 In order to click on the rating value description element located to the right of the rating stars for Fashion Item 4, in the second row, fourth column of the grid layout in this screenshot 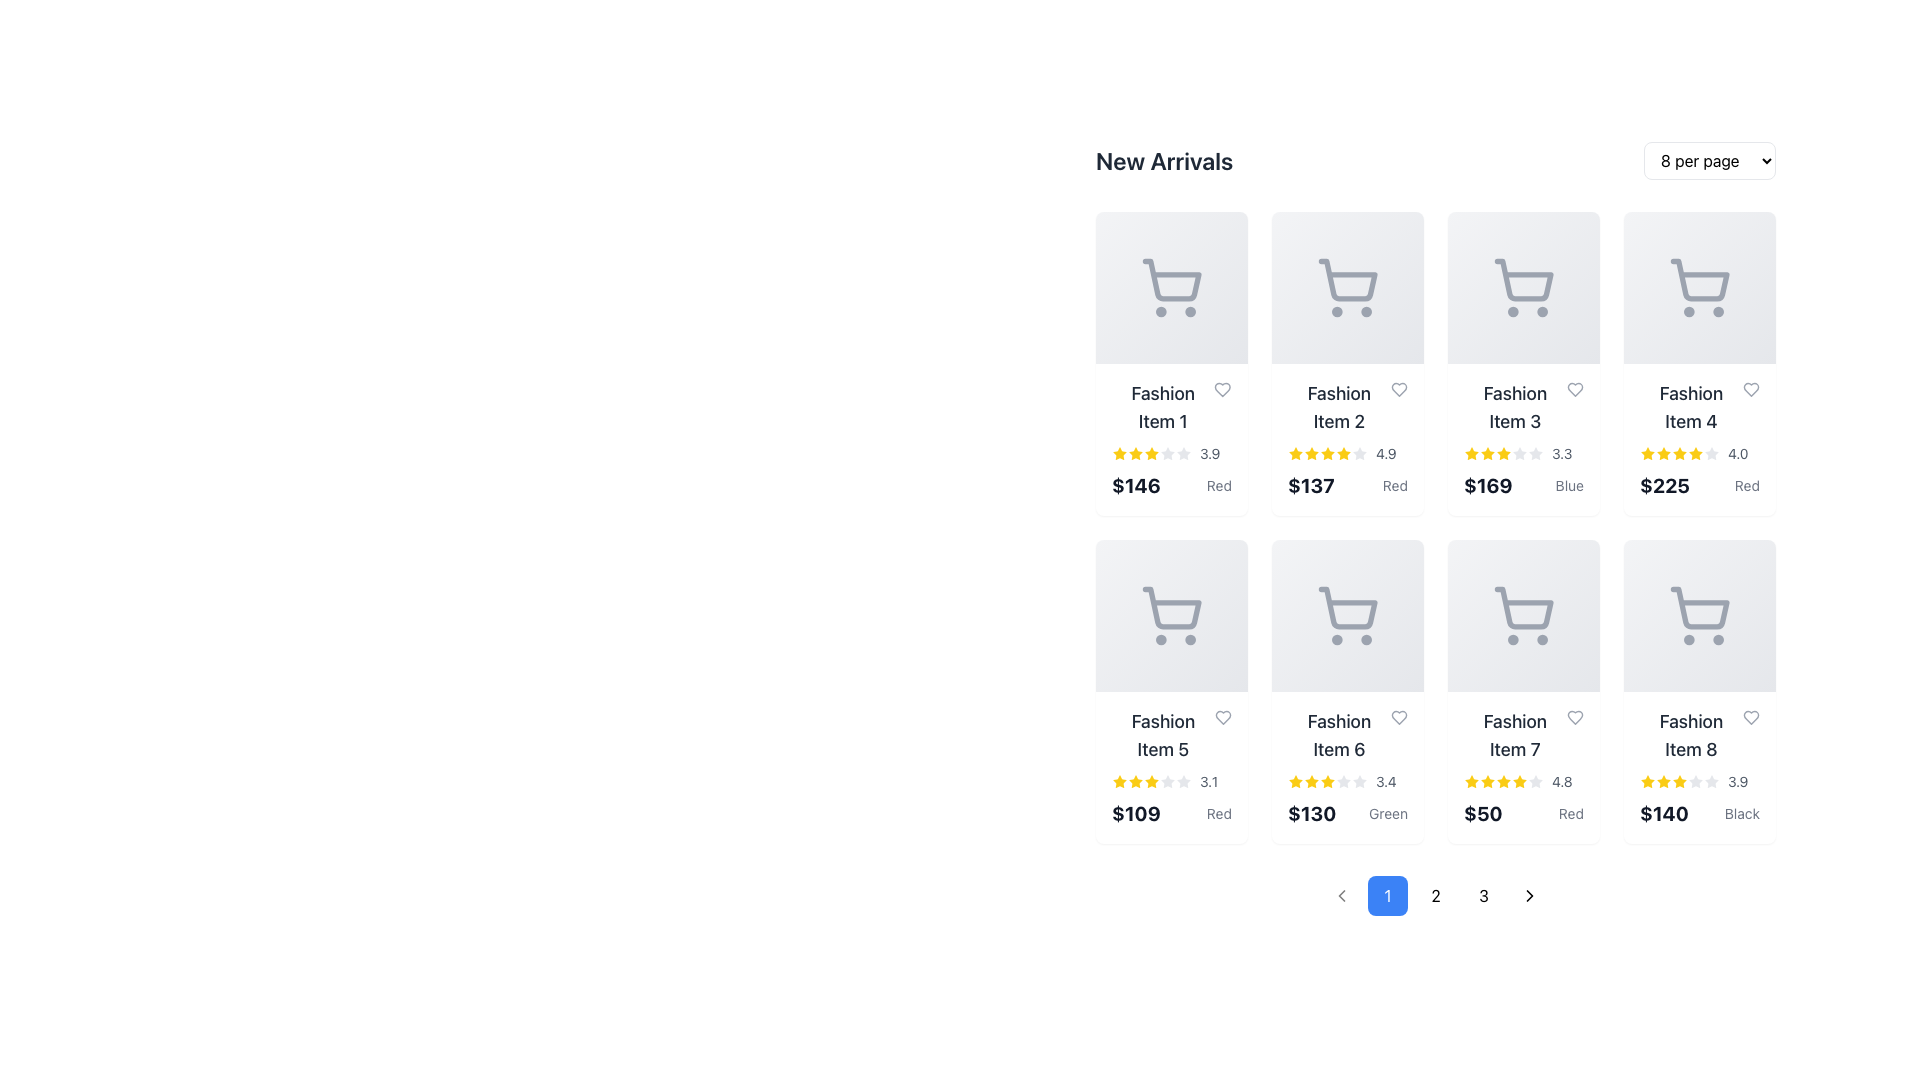, I will do `click(1737, 454)`.